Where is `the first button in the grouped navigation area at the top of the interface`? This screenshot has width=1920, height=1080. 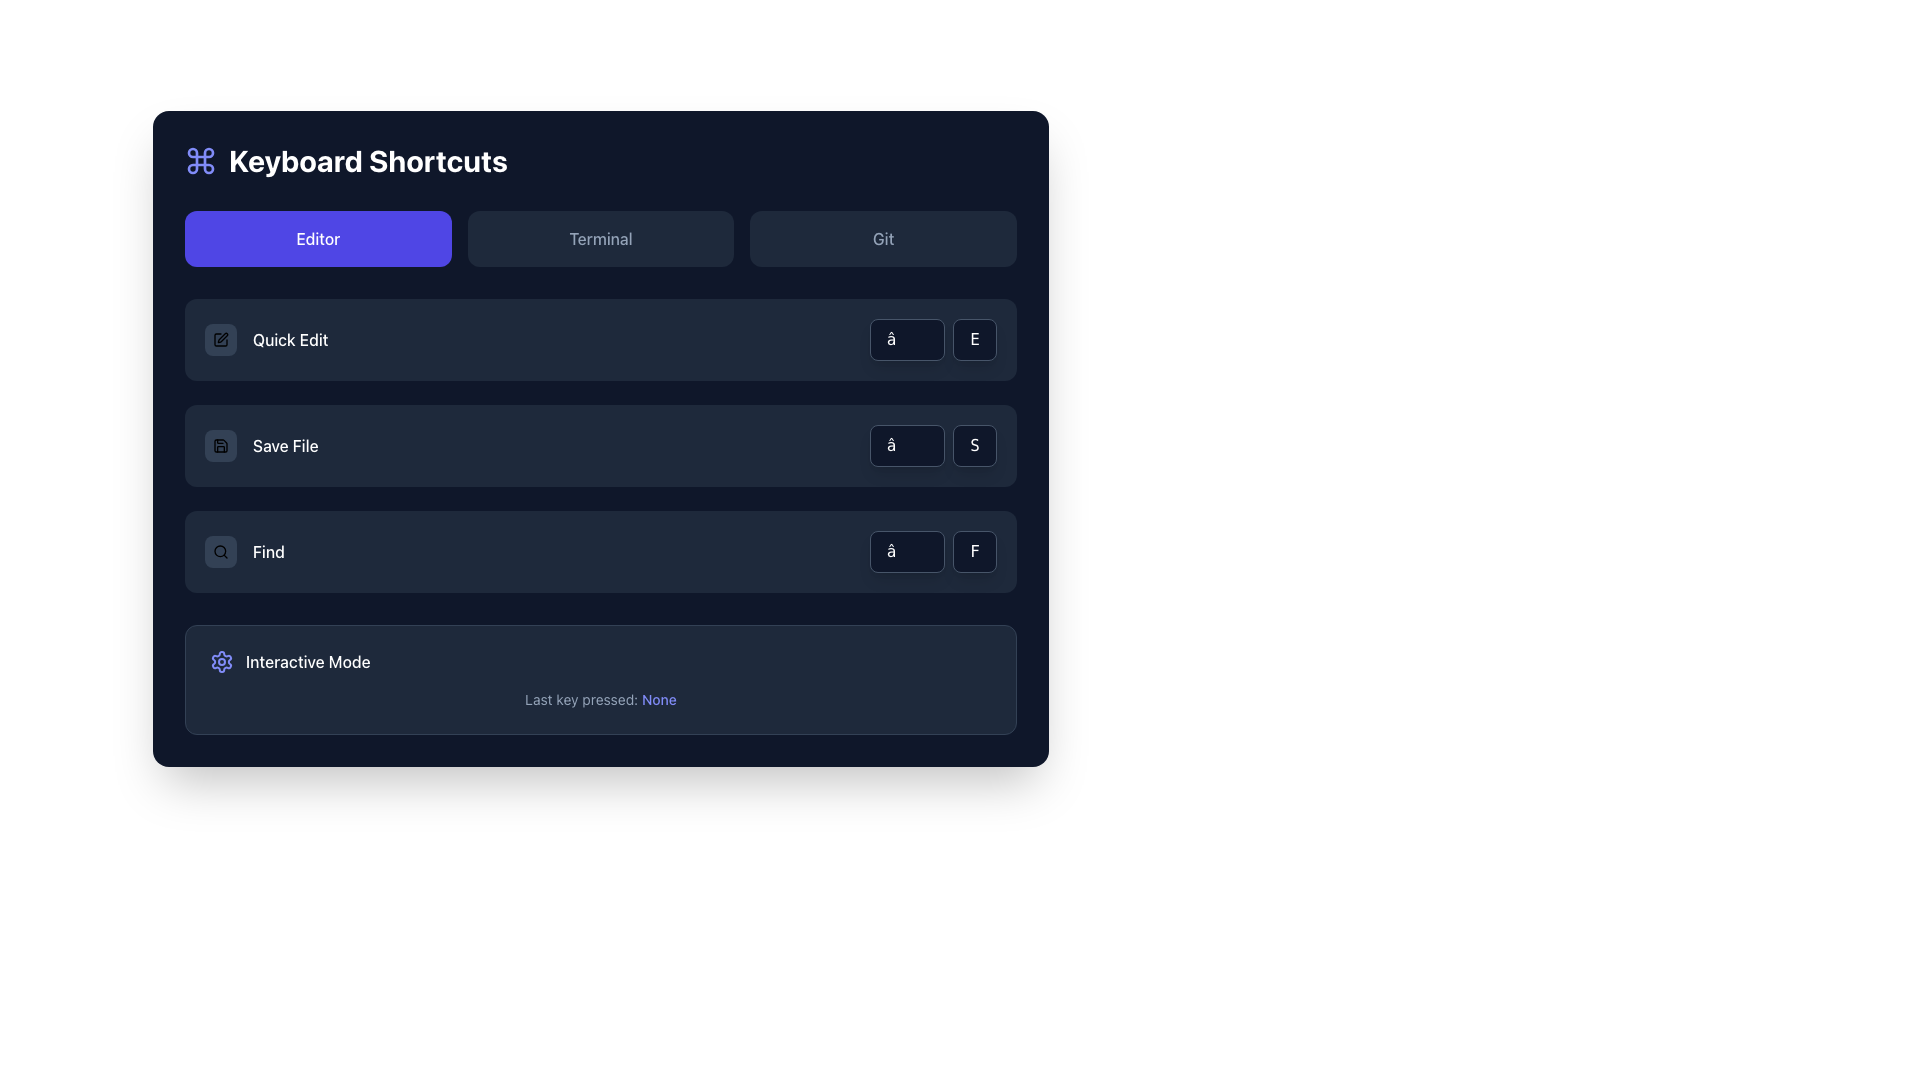
the first button in the grouped navigation area at the top of the interface is located at coordinates (317, 238).